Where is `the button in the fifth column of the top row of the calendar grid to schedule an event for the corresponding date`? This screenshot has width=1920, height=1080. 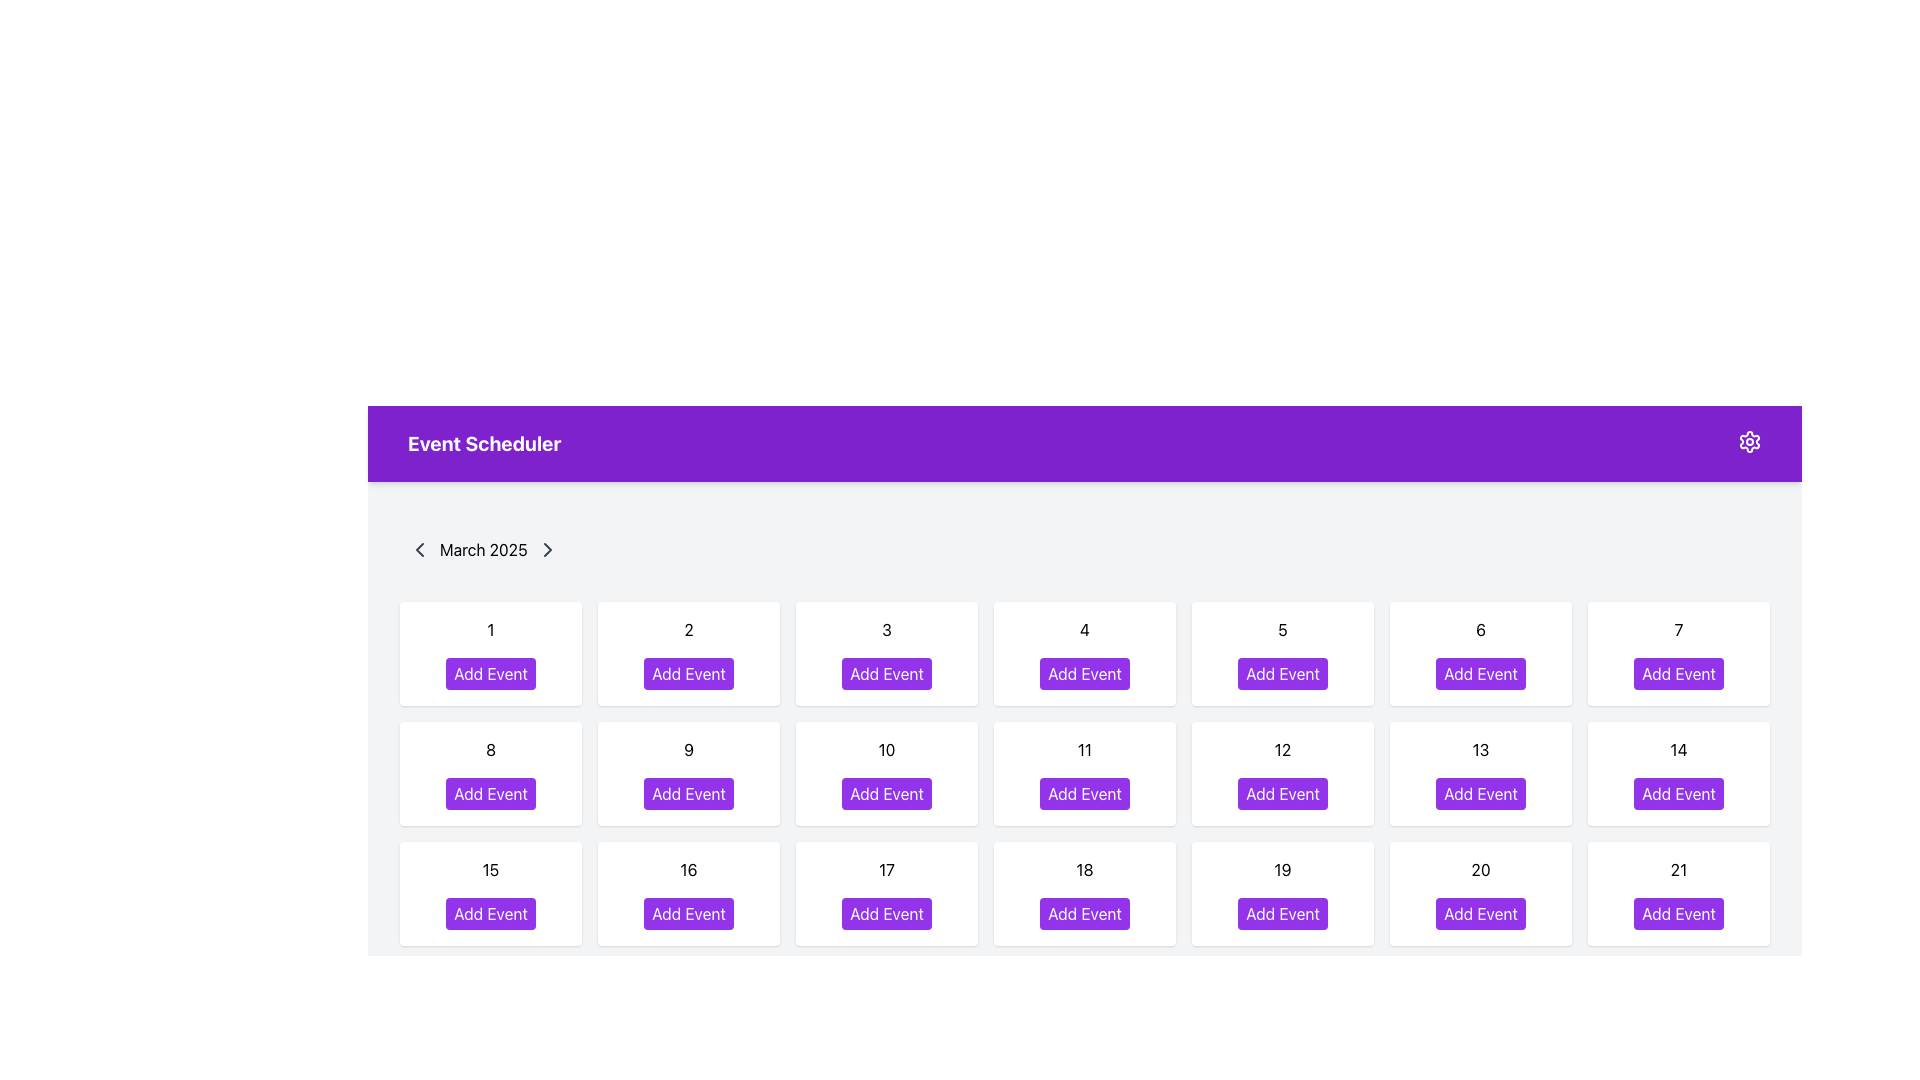
the button in the fifth column of the top row of the calendar grid to schedule an event for the corresponding date is located at coordinates (1282, 674).